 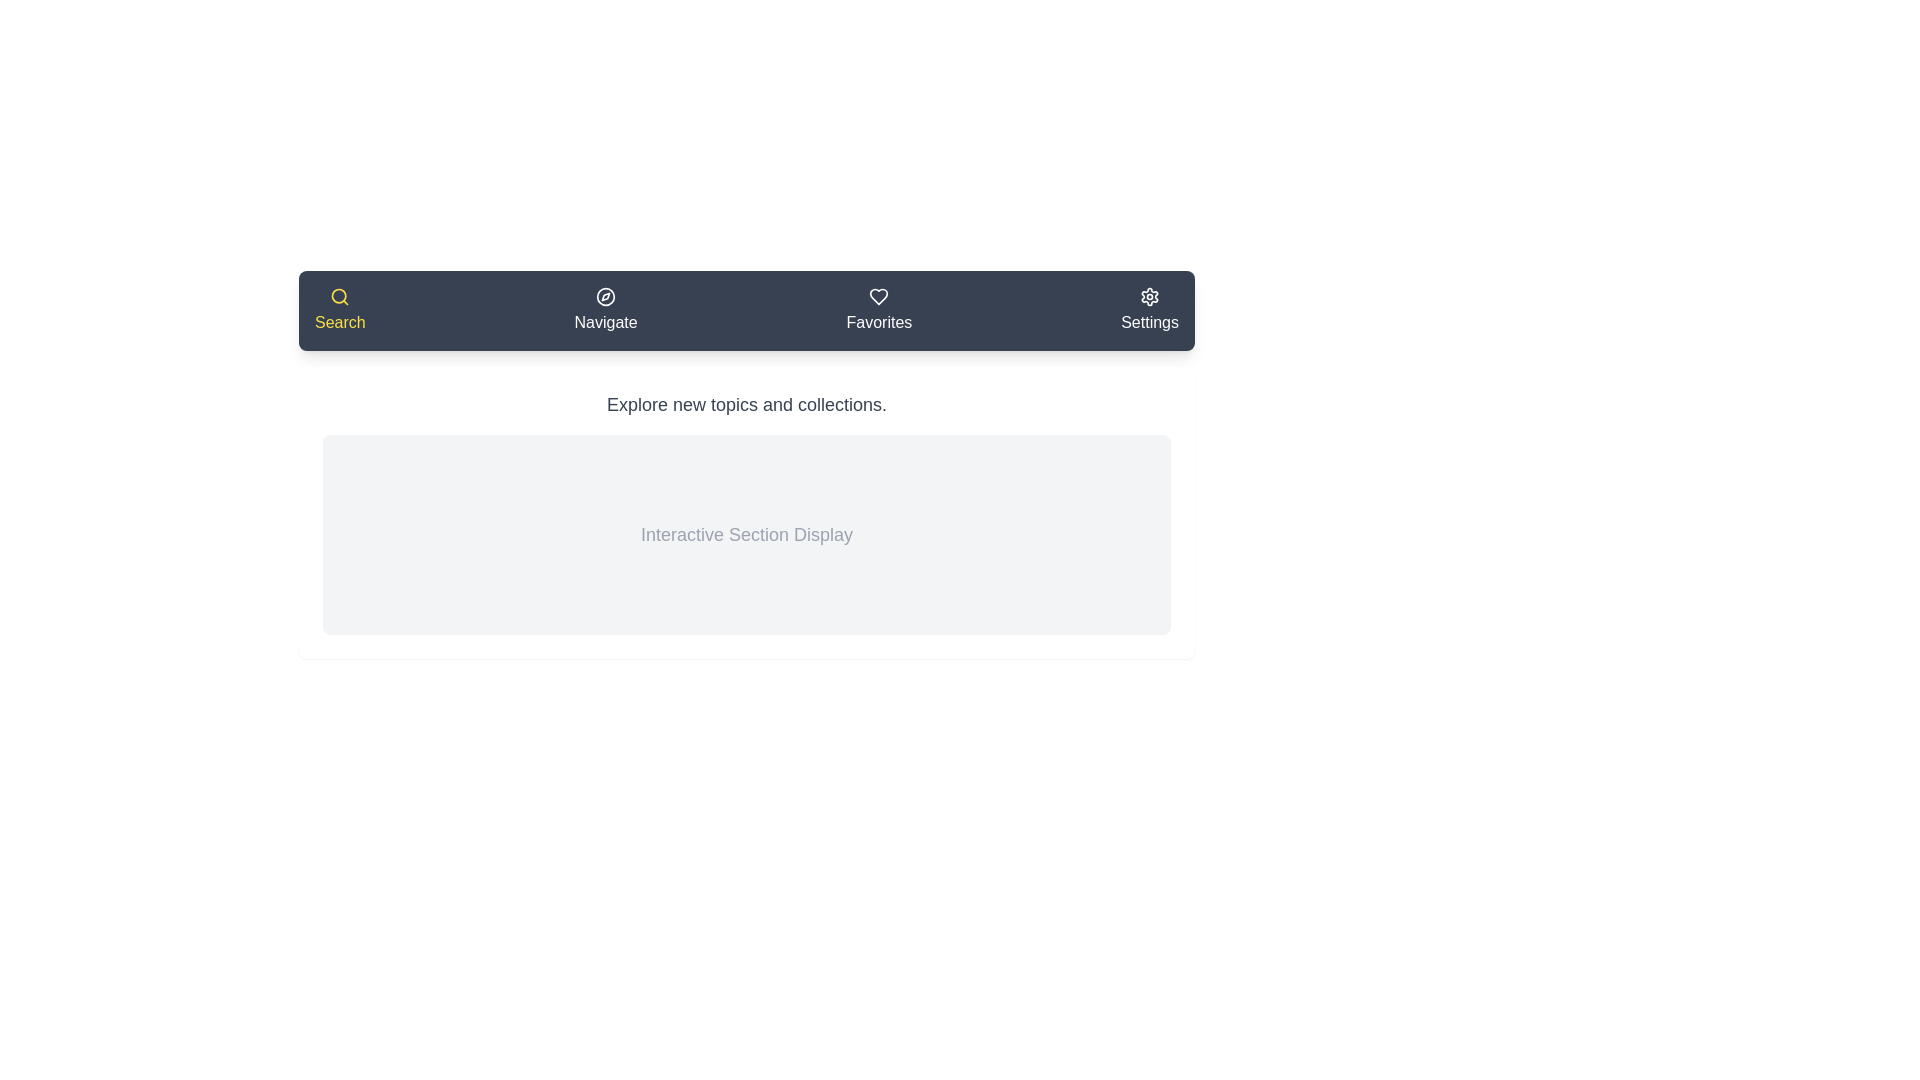 What do you see at coordinates (1150, 311) in the screenshot?
I see `the tab labeled Settings to view its hover effect` at bounding box center [1150, 311].